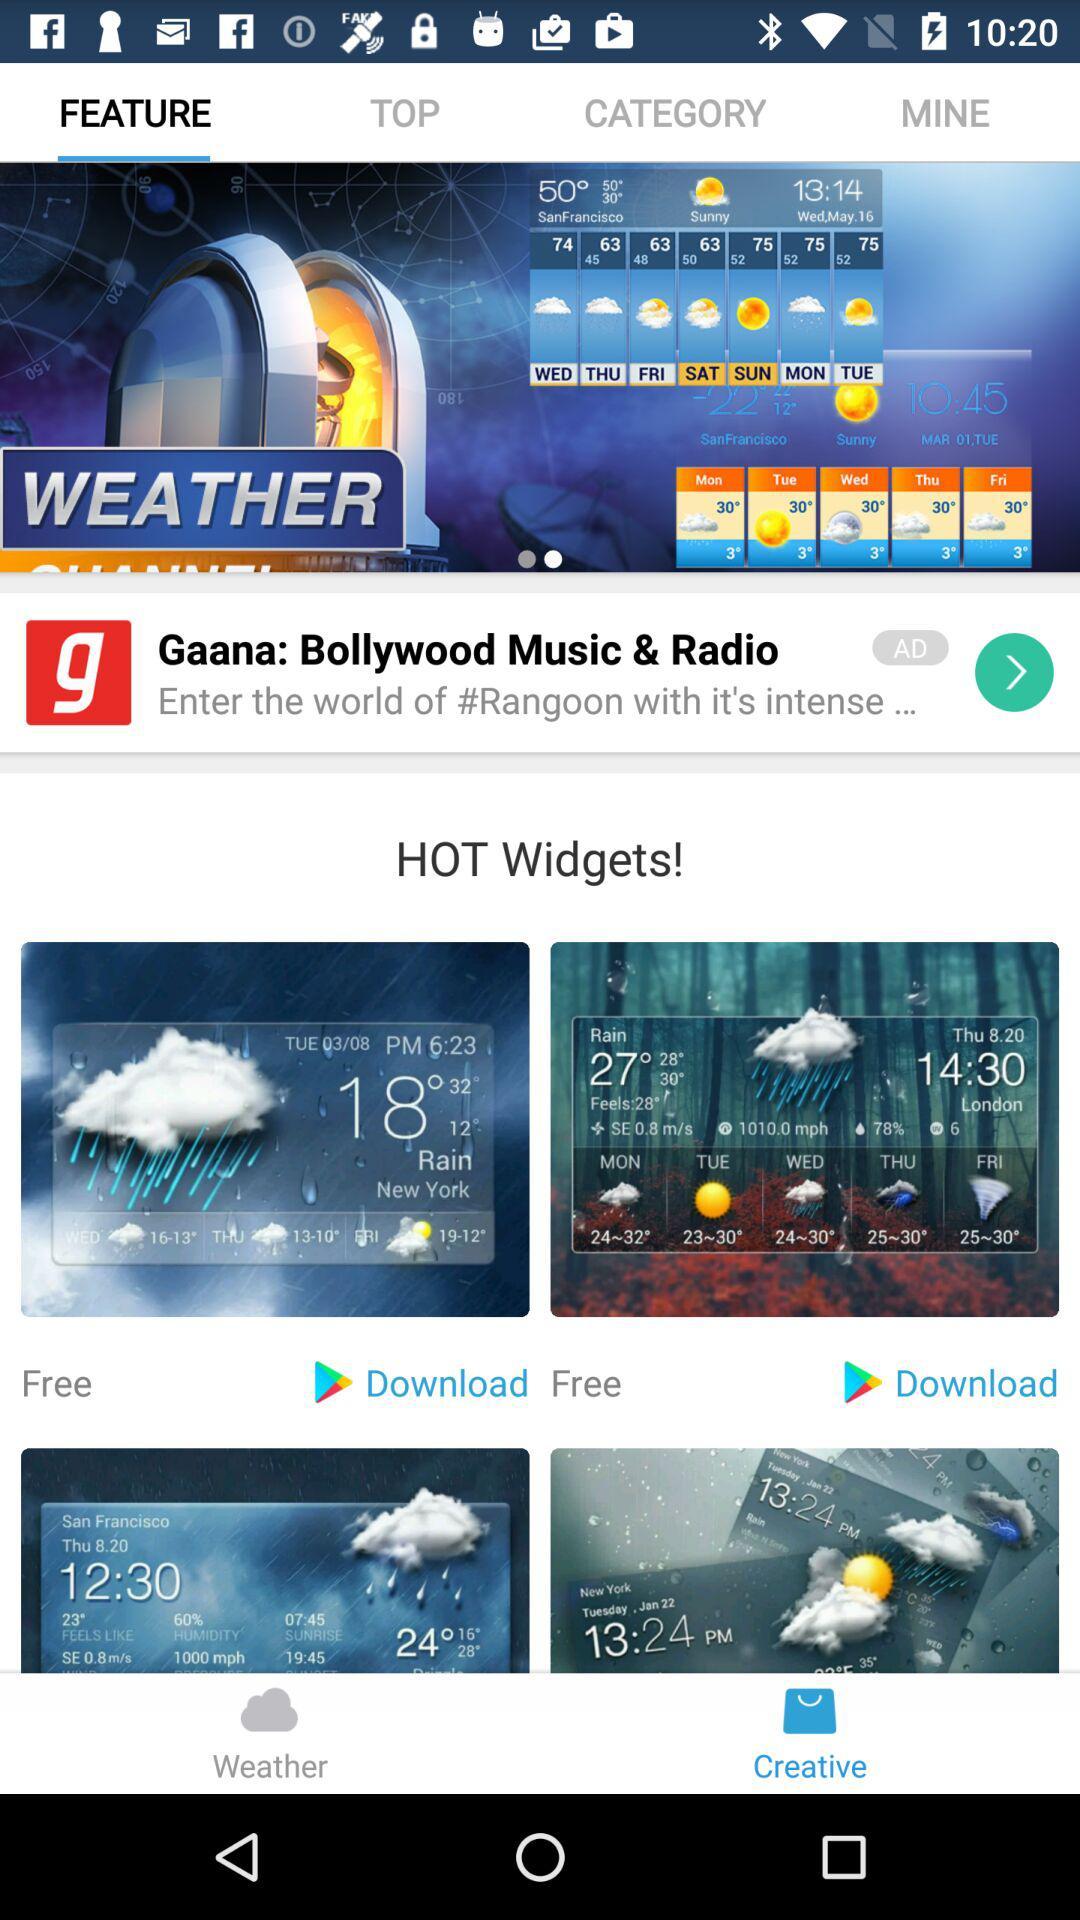 The width and height of the screenshot is (1080, 1920). I want to click on the enter the world icon, so click(553, 701).